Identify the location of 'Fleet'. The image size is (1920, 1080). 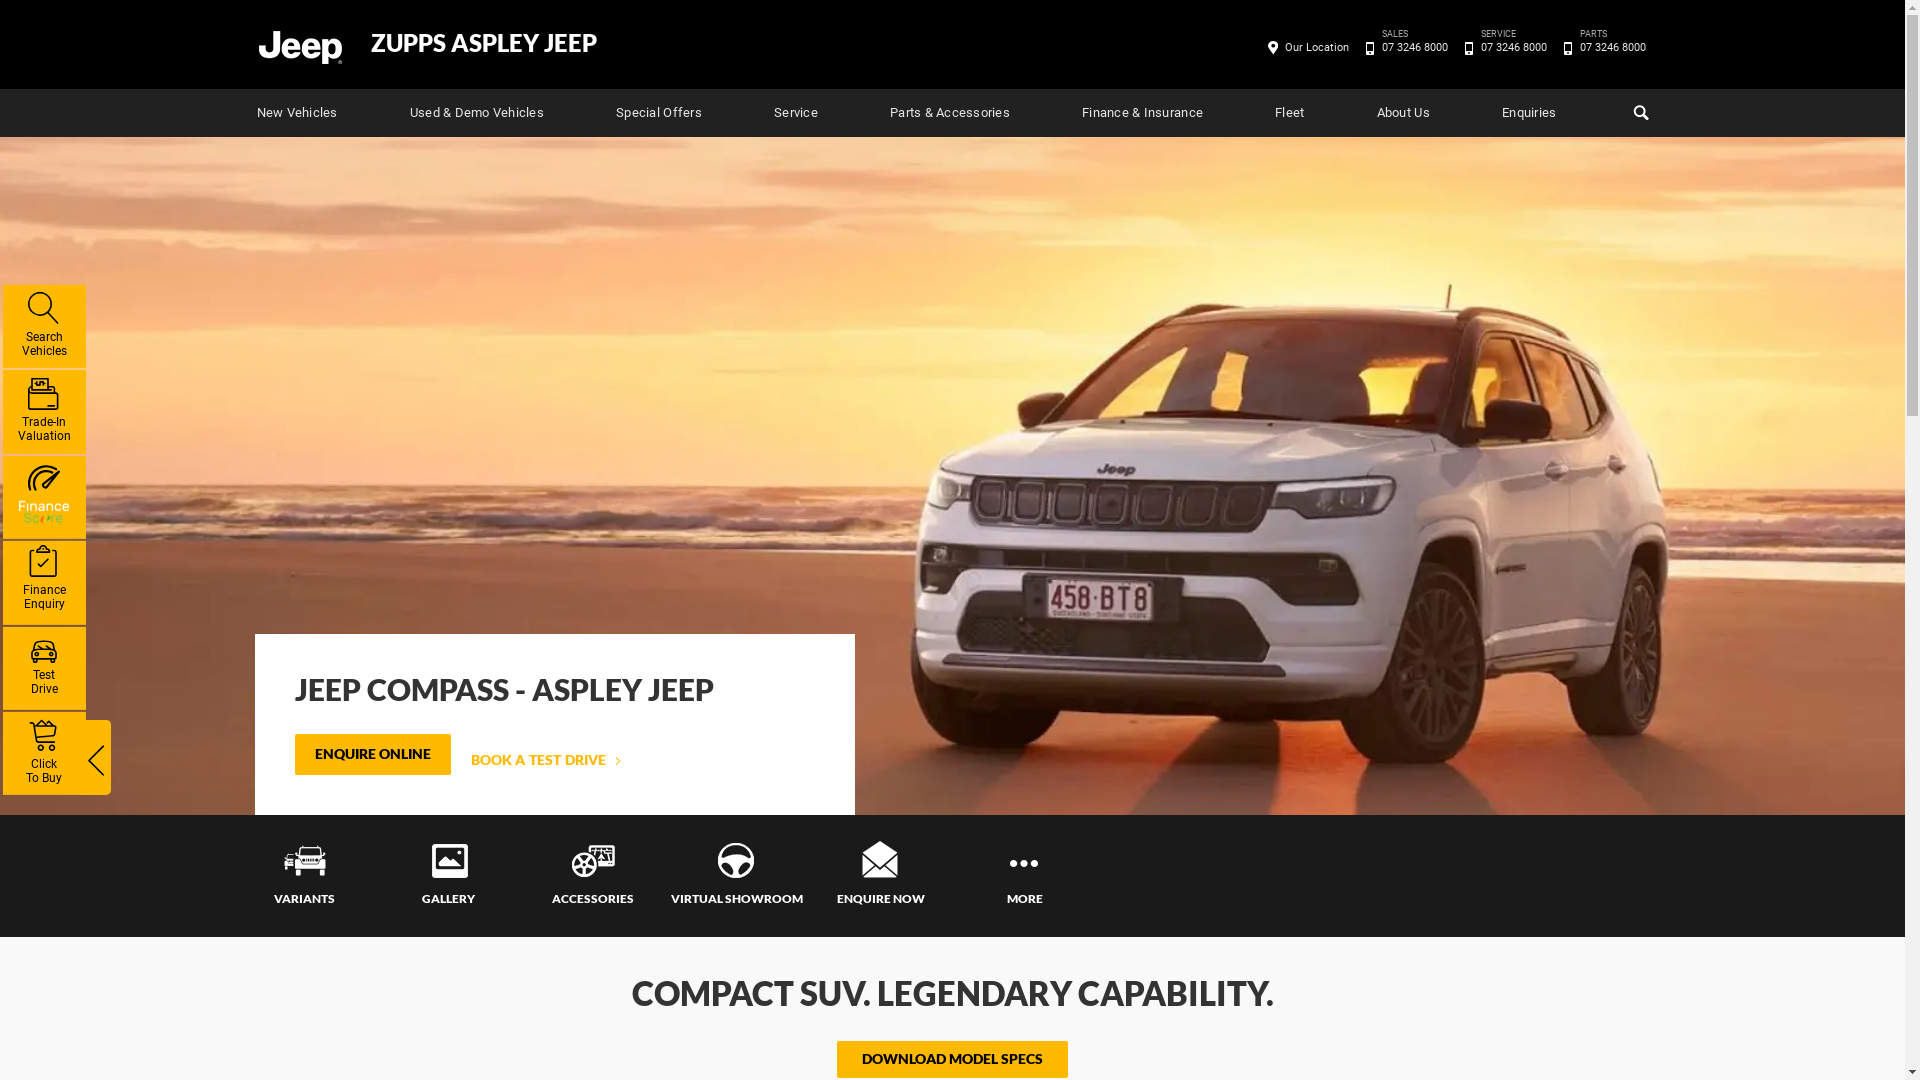
(1289, 112).